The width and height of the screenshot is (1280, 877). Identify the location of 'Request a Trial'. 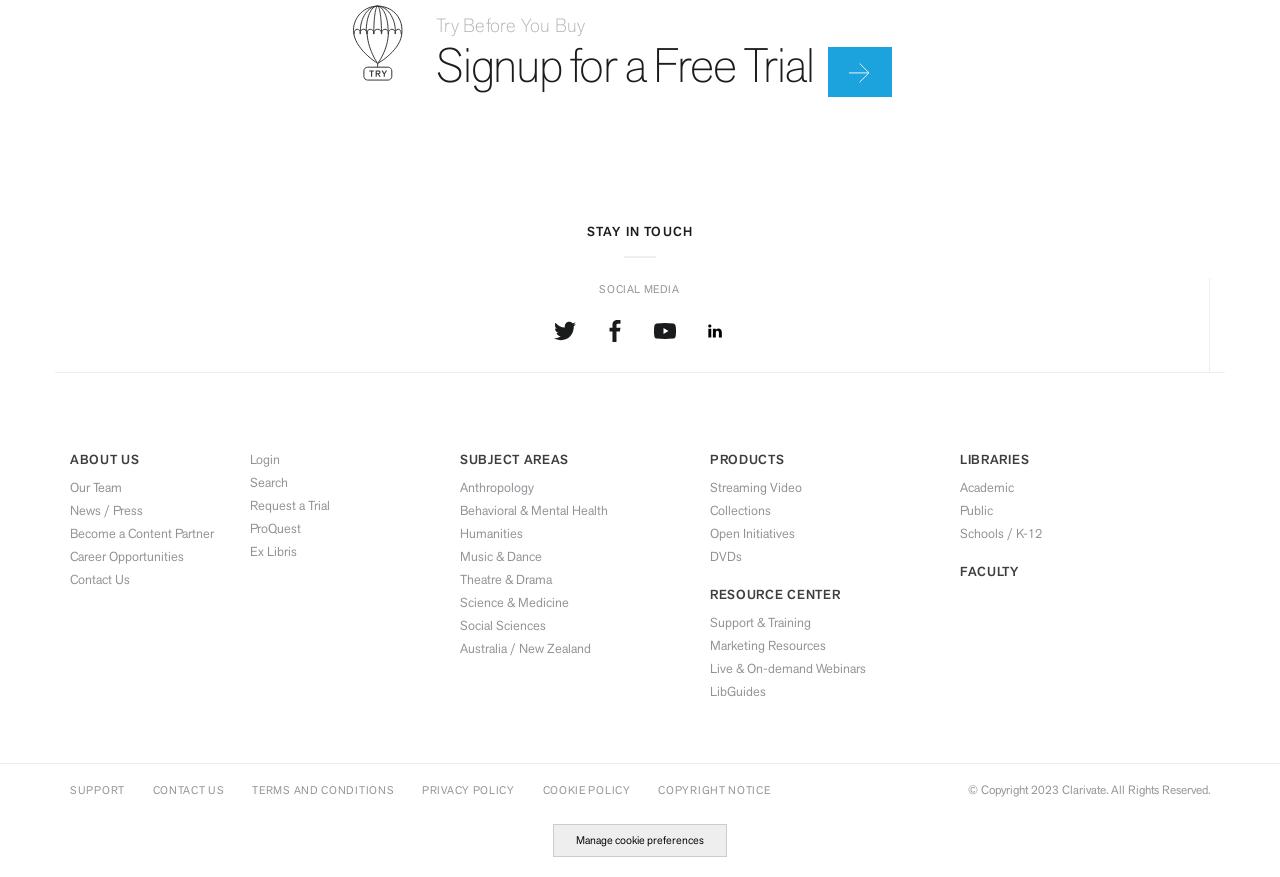
(289, 503).